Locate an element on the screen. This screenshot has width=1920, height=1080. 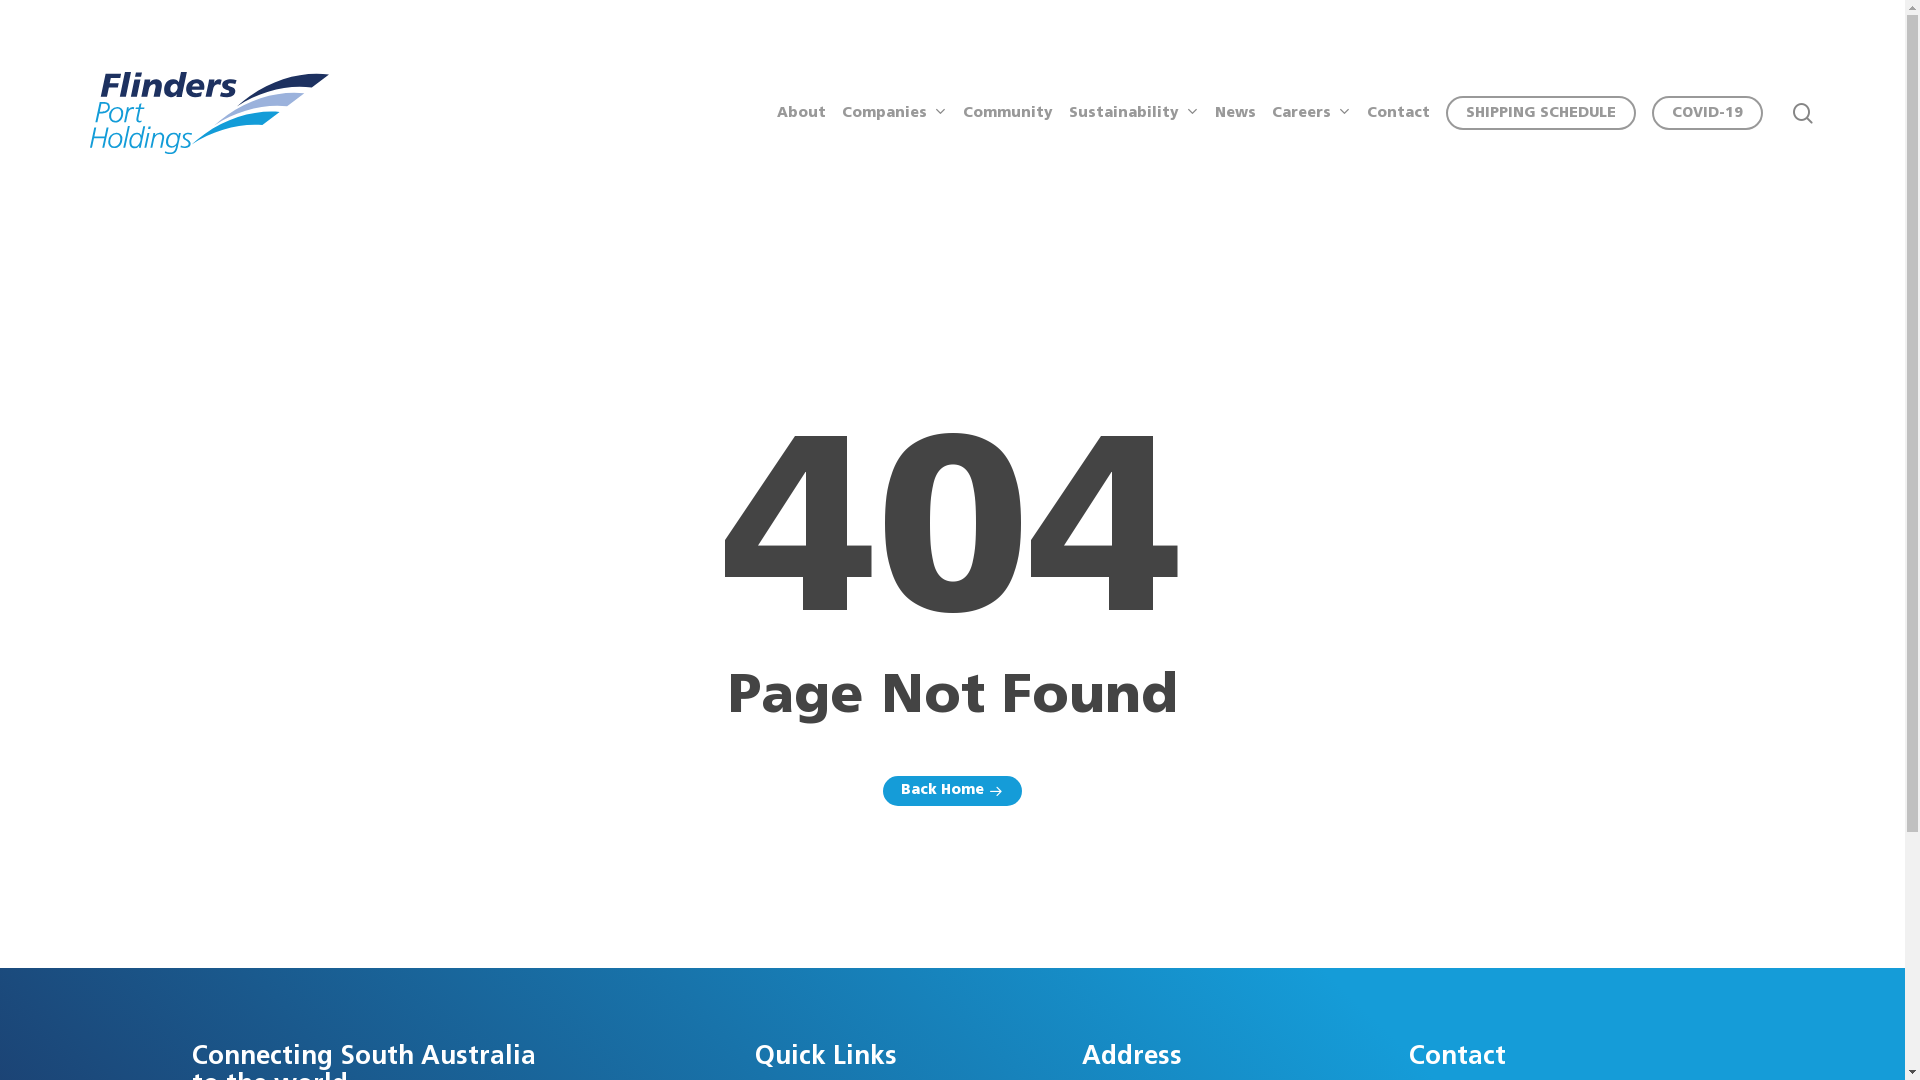
'Careers' is located at coordinates (1311, 112).